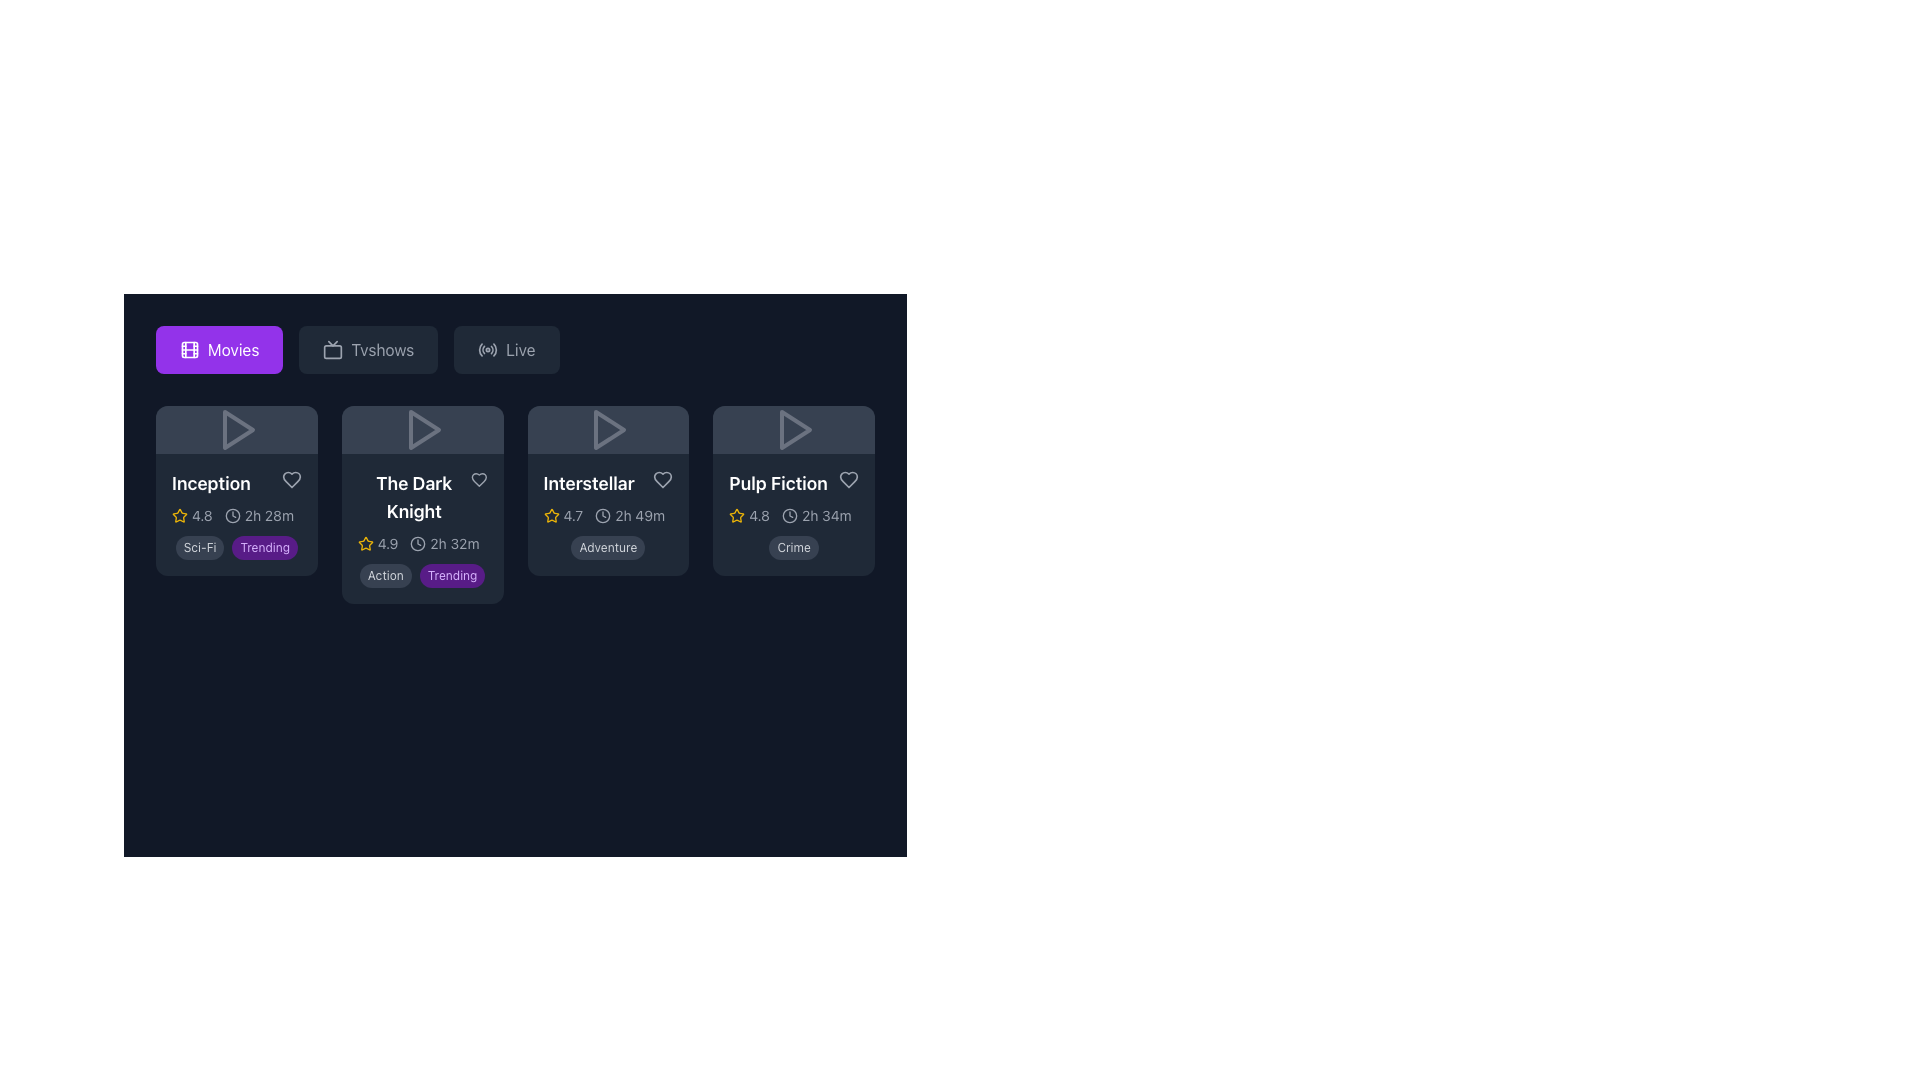 This screenshot has width=1920, height=1080. Describe the element at coordinates (233, 349) in the screenshot. I see `the 'Movies' text element, which is displayed in a stylized font on a purple rectangular button with rounded corners, located in the upper-left portion of the movie browsing application` at that location.